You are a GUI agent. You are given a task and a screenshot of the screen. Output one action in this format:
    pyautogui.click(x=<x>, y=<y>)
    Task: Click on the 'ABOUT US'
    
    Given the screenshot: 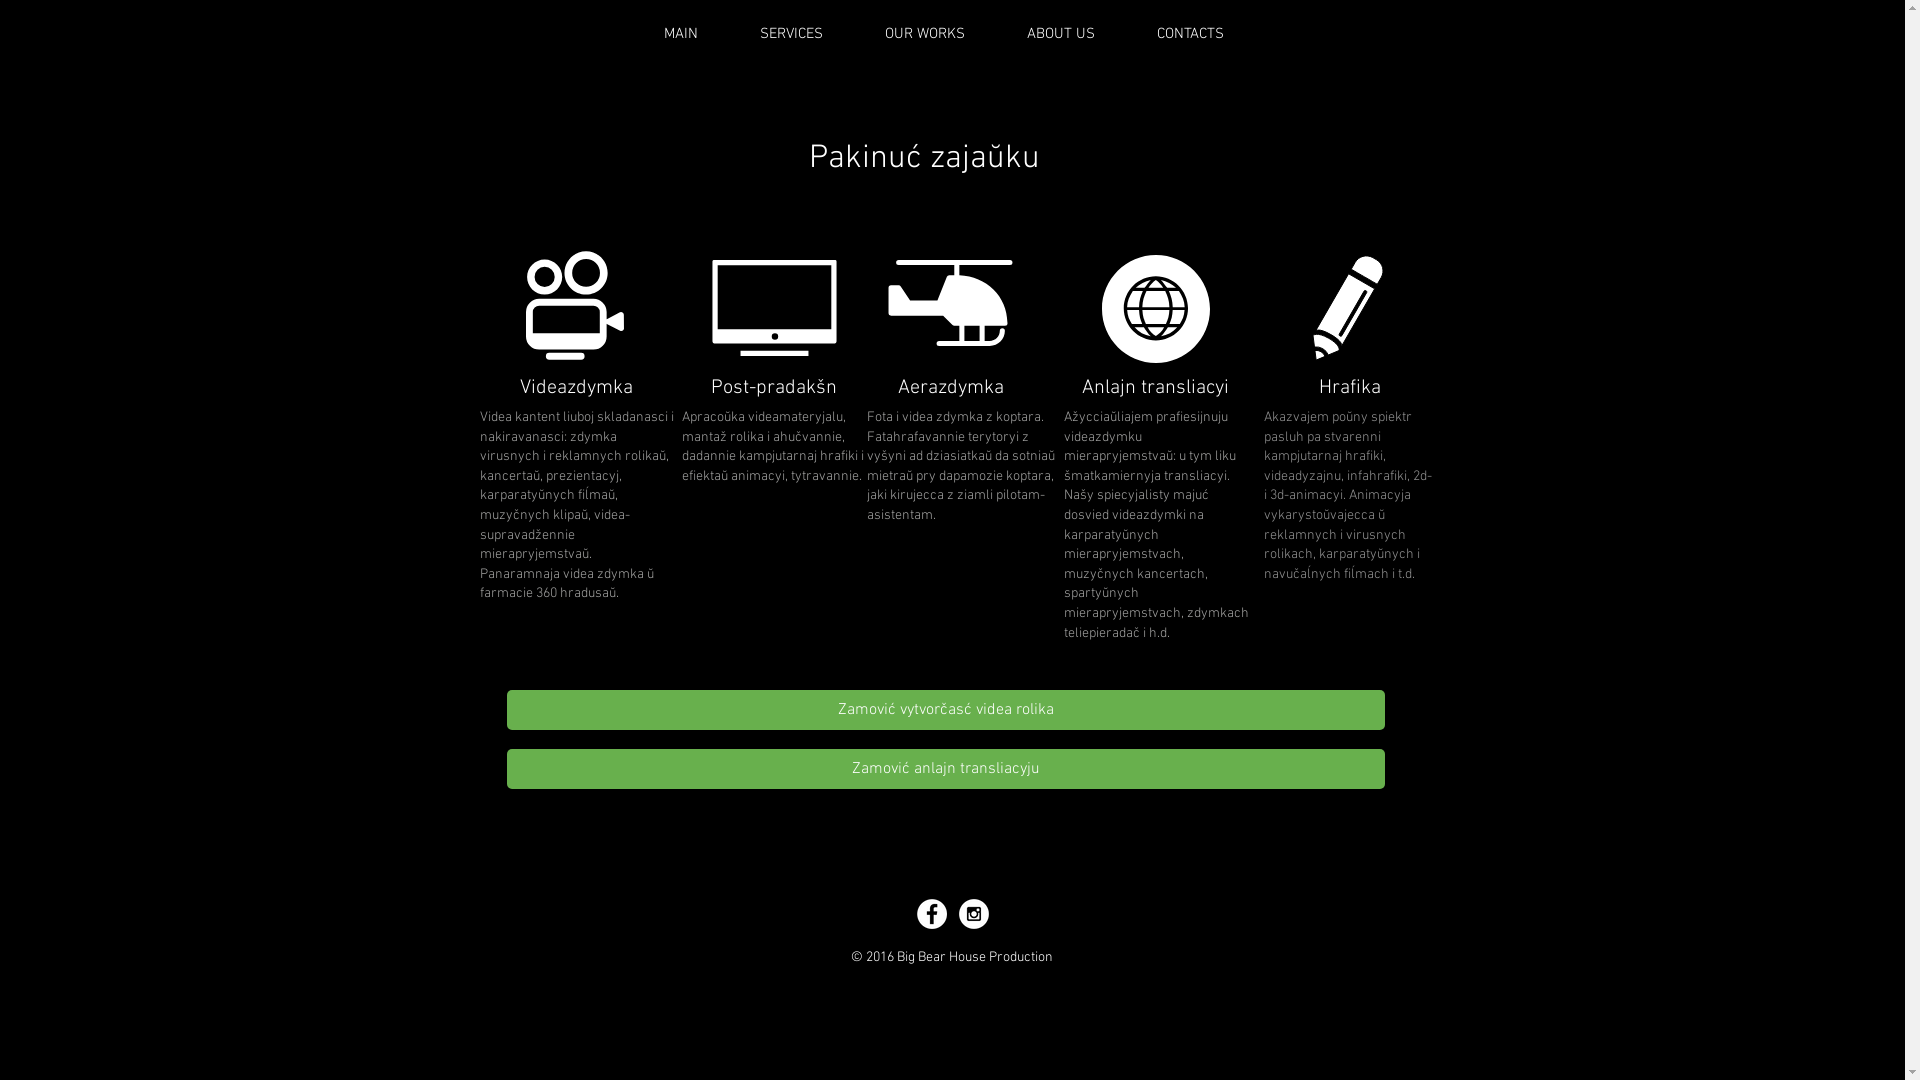 What is the action you would take?
    pyautogui.click(x=1059, y=34)
    